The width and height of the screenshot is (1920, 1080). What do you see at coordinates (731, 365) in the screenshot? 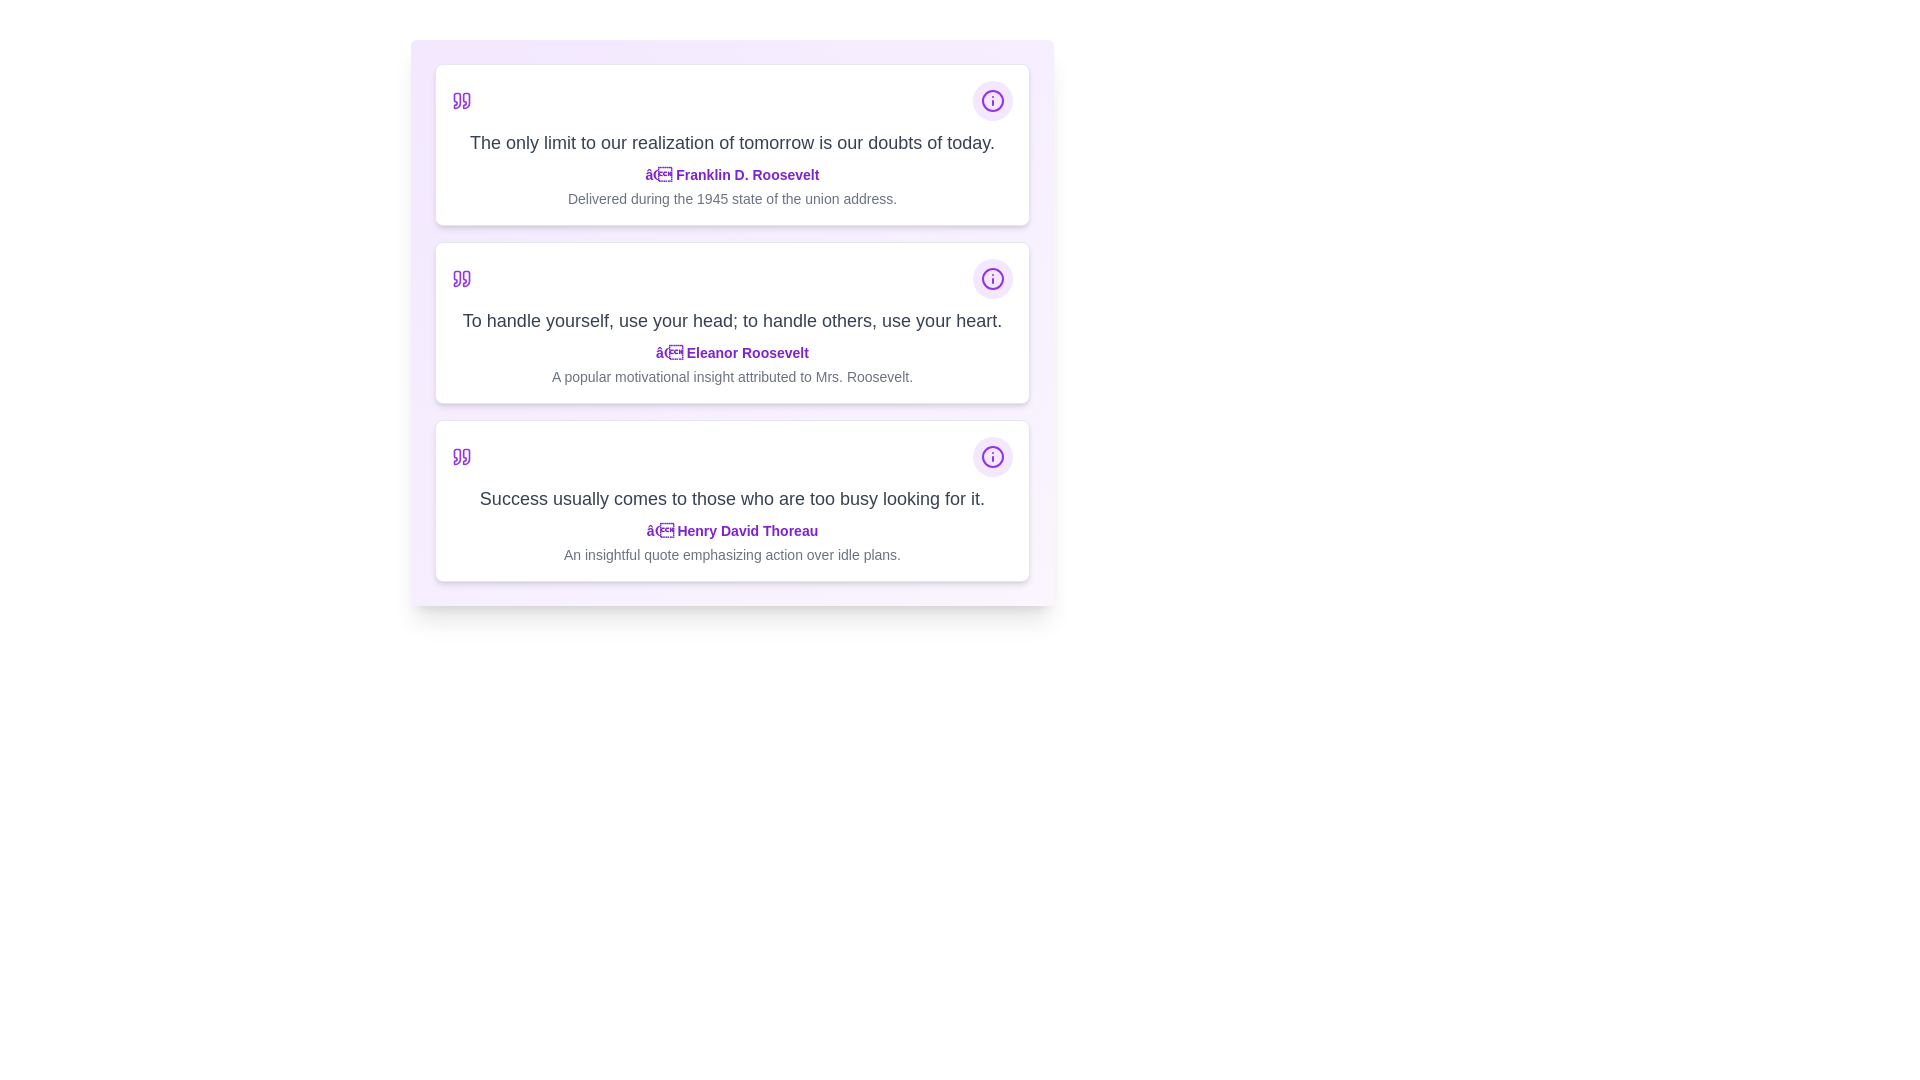
I see `the Text Block containing the header 'Eleanor Roosevelt' with a bold, purple font and gray description text below it` at bounding box center [731, 365].